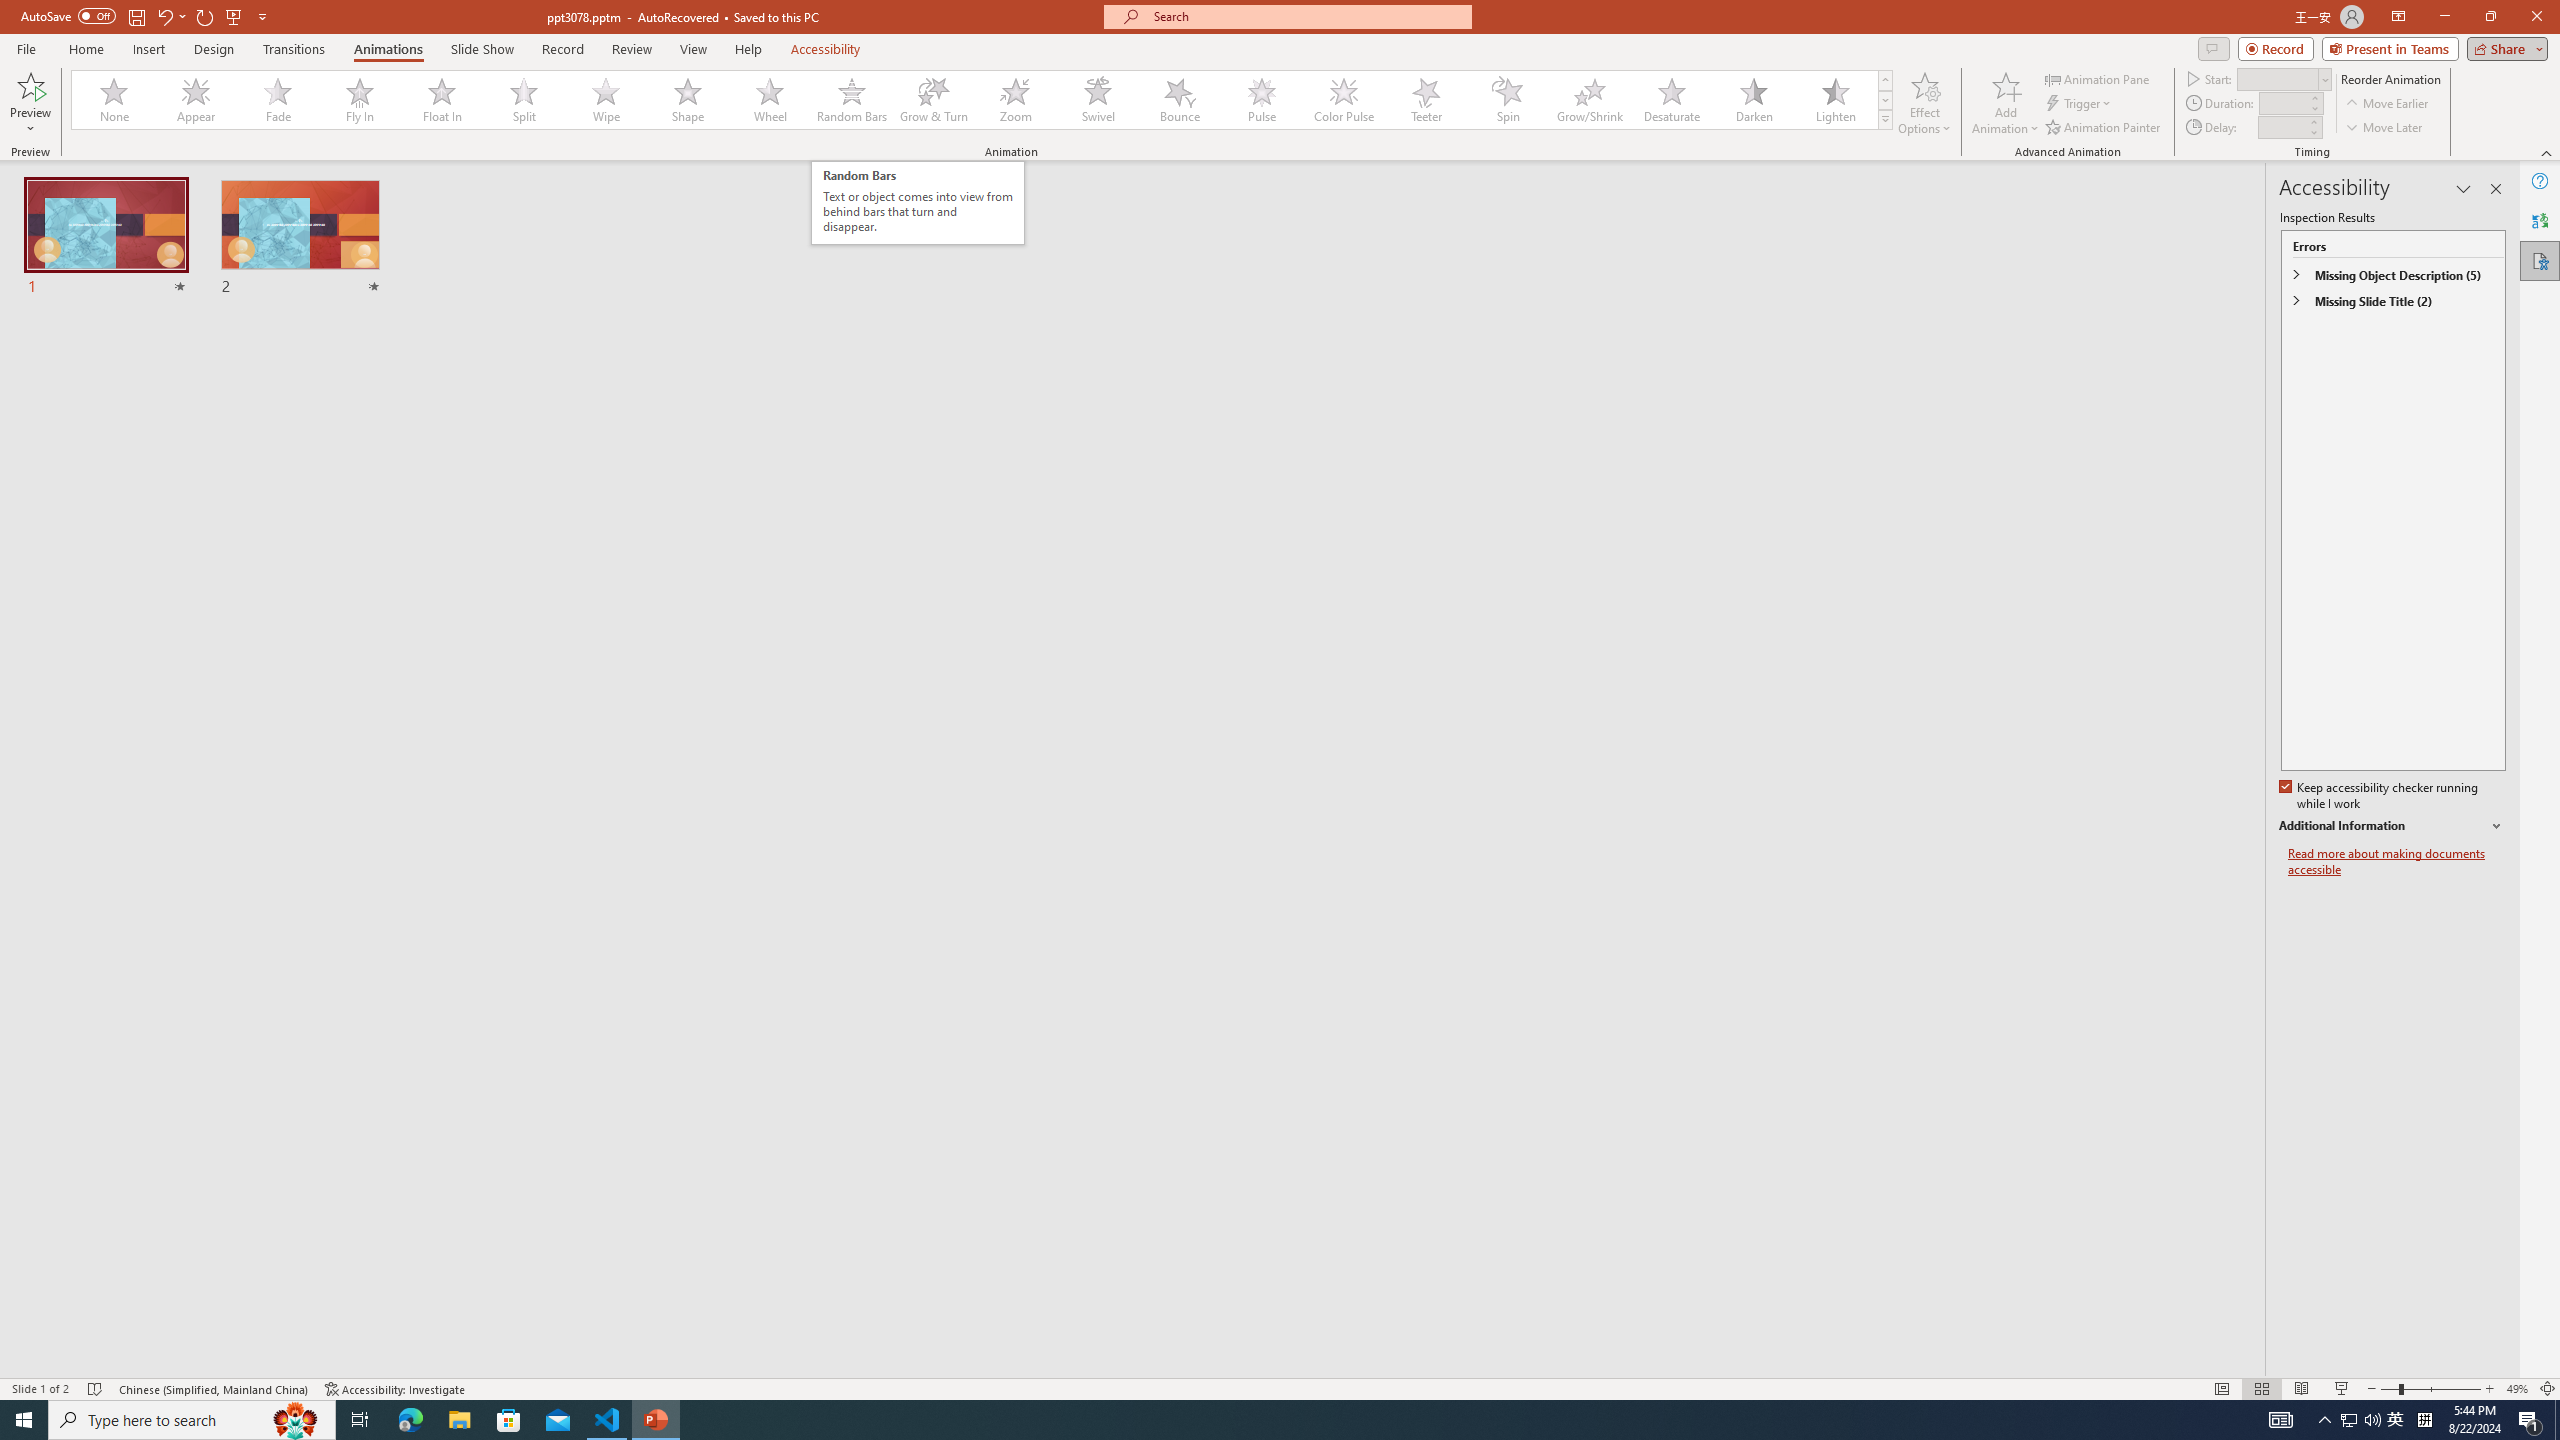  I want to click on 'Animation Duration', so click(2282, 102).